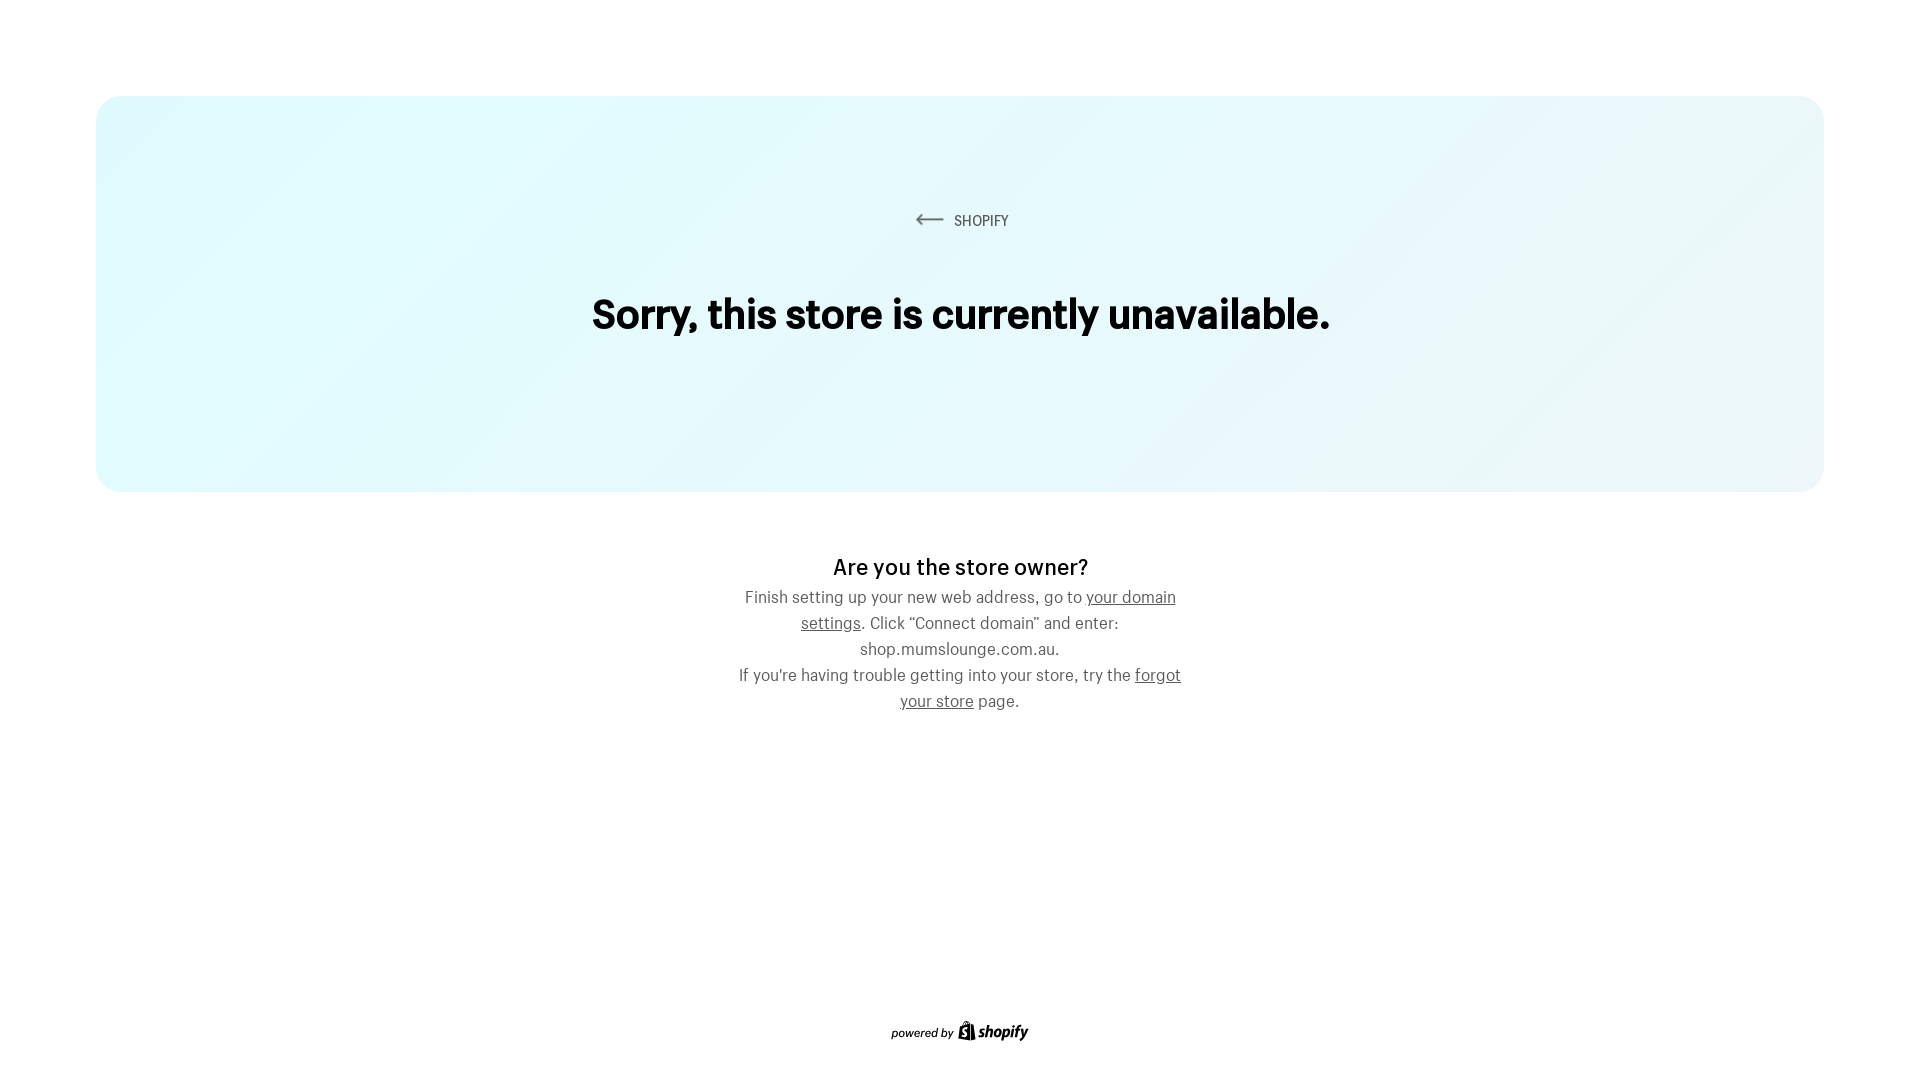  Describe the element at coordinates (988, 605) in the screenshot. I see `'your domain settings'` at that location.